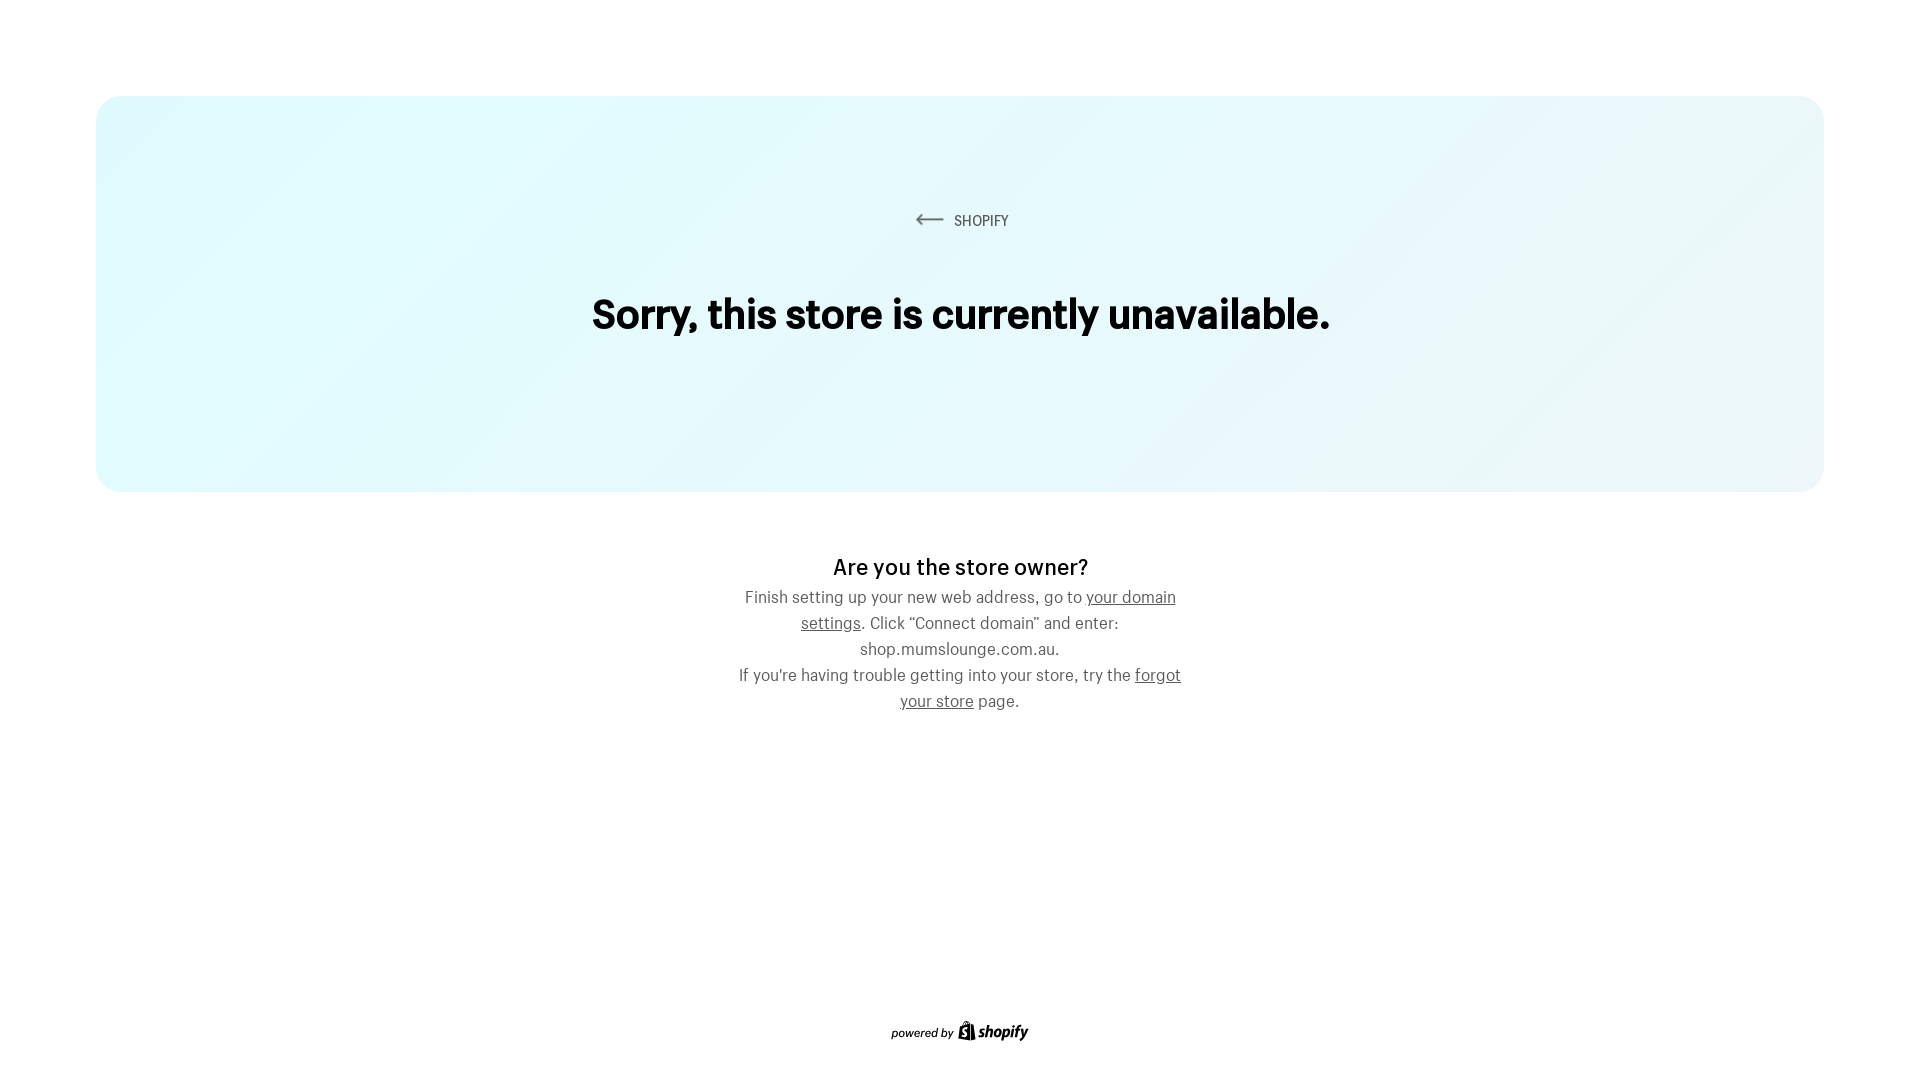  Describe the element at coordinates (988, 605) in the screenshot. I see `'your domain settings'` at that location.